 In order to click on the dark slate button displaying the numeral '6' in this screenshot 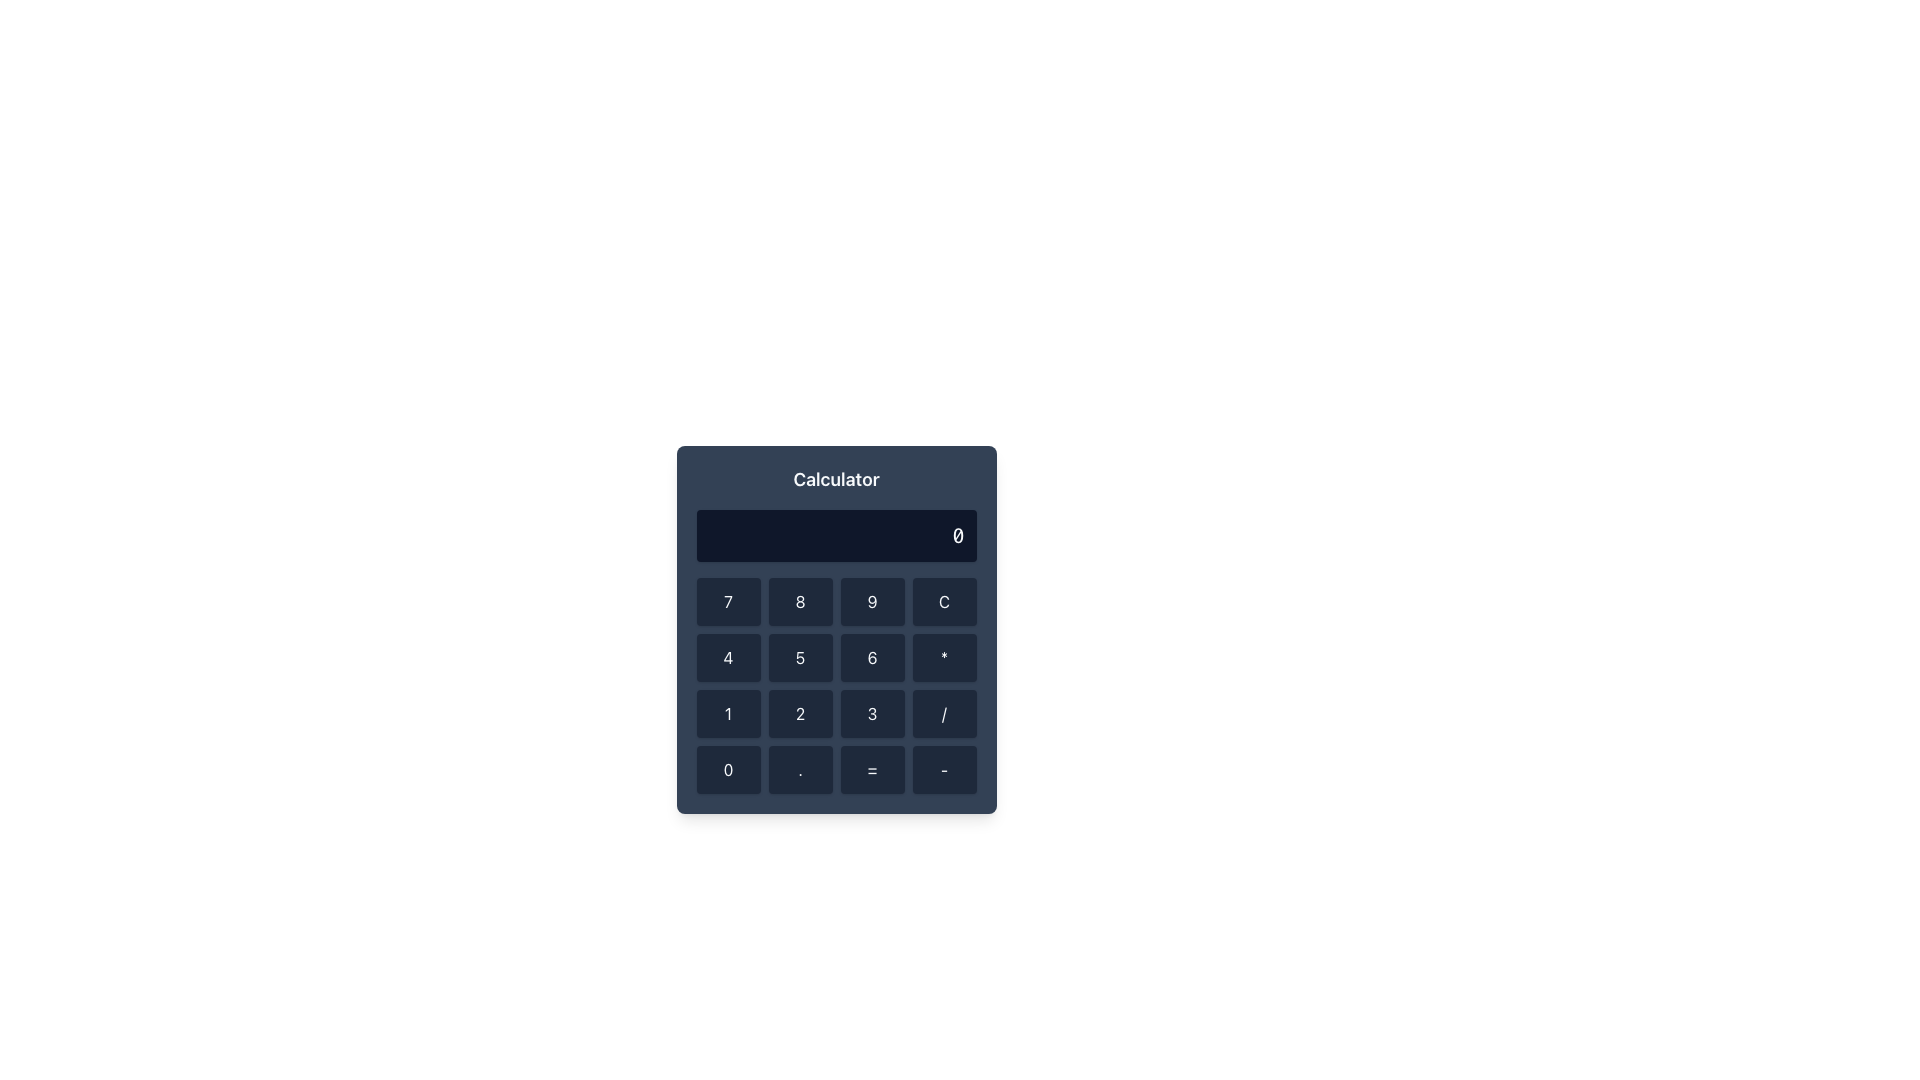, I will do `click(872, 658)`.